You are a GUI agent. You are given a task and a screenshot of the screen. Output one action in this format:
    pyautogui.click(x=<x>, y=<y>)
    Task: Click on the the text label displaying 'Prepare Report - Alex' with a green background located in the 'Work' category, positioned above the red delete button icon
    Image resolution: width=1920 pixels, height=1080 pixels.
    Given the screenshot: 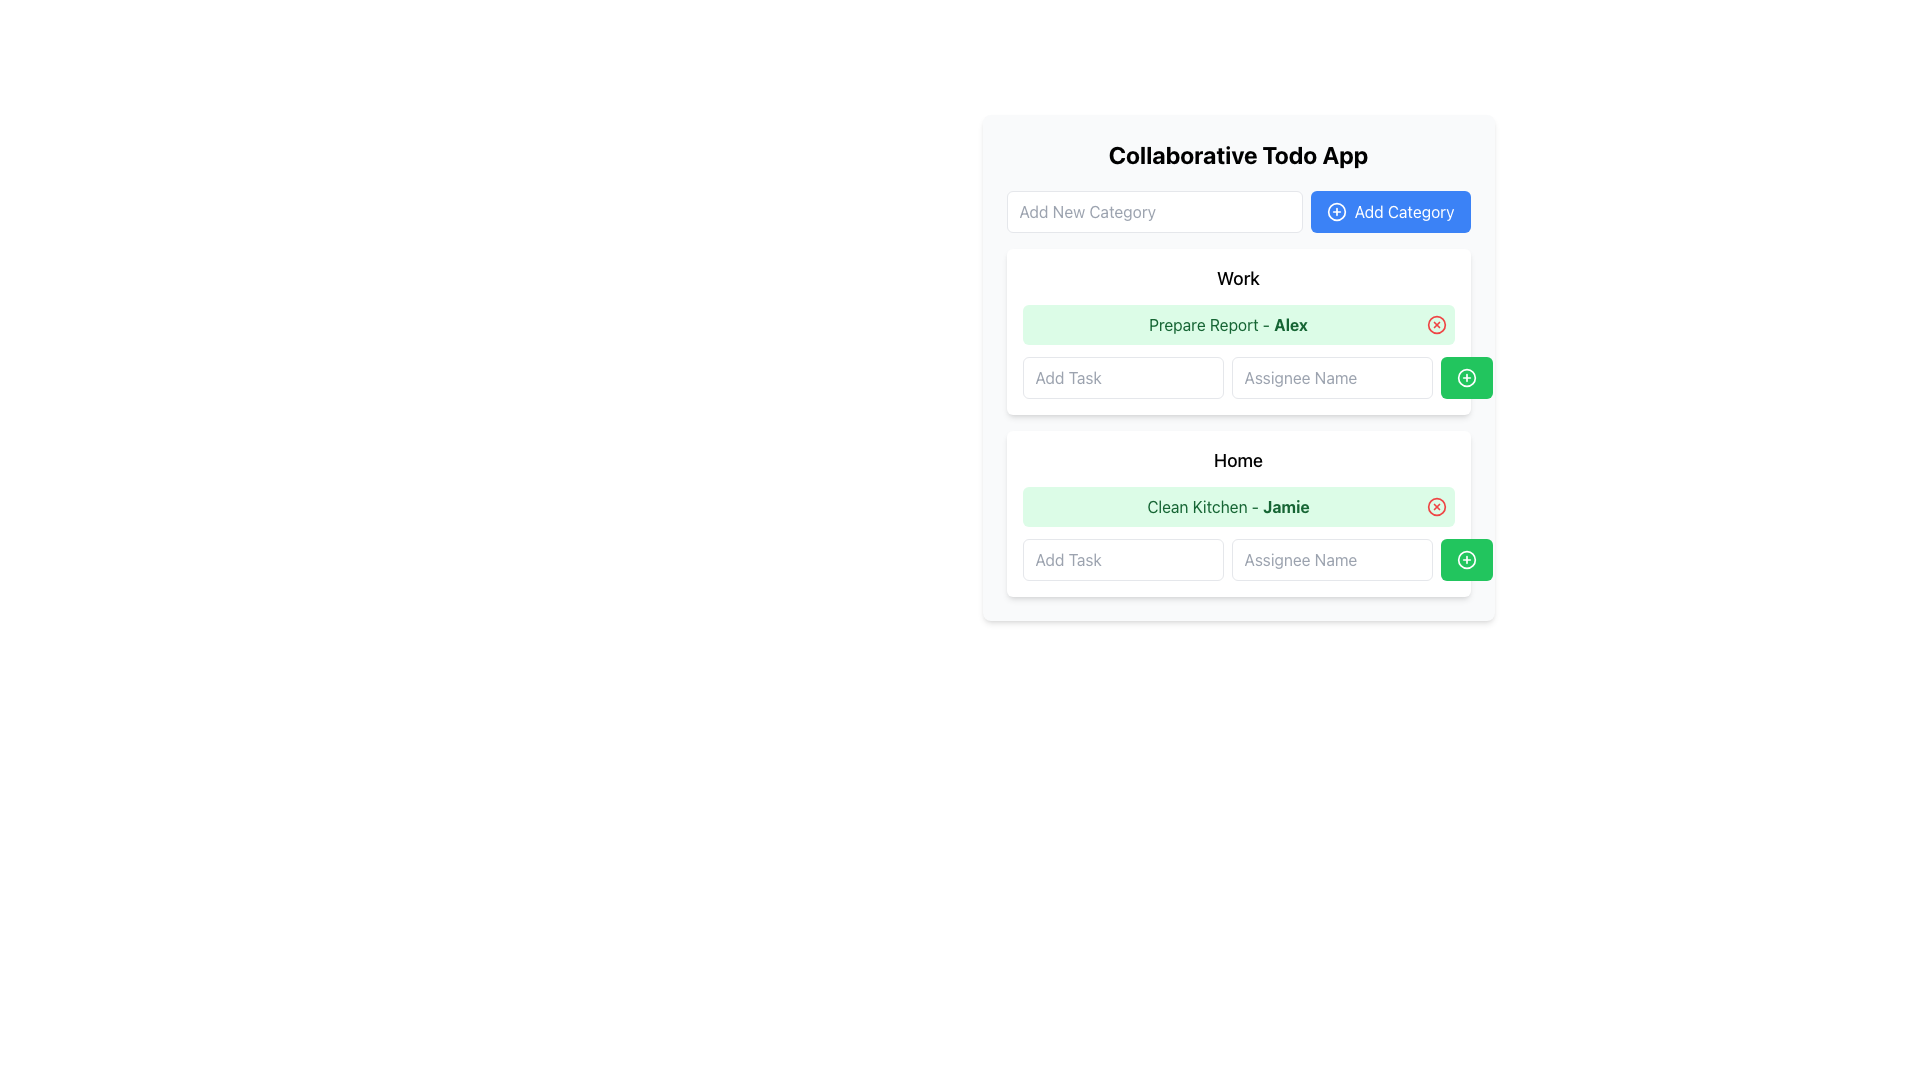 What is the action you would take?
    pyautogui.click(x=1227, y=323)
    